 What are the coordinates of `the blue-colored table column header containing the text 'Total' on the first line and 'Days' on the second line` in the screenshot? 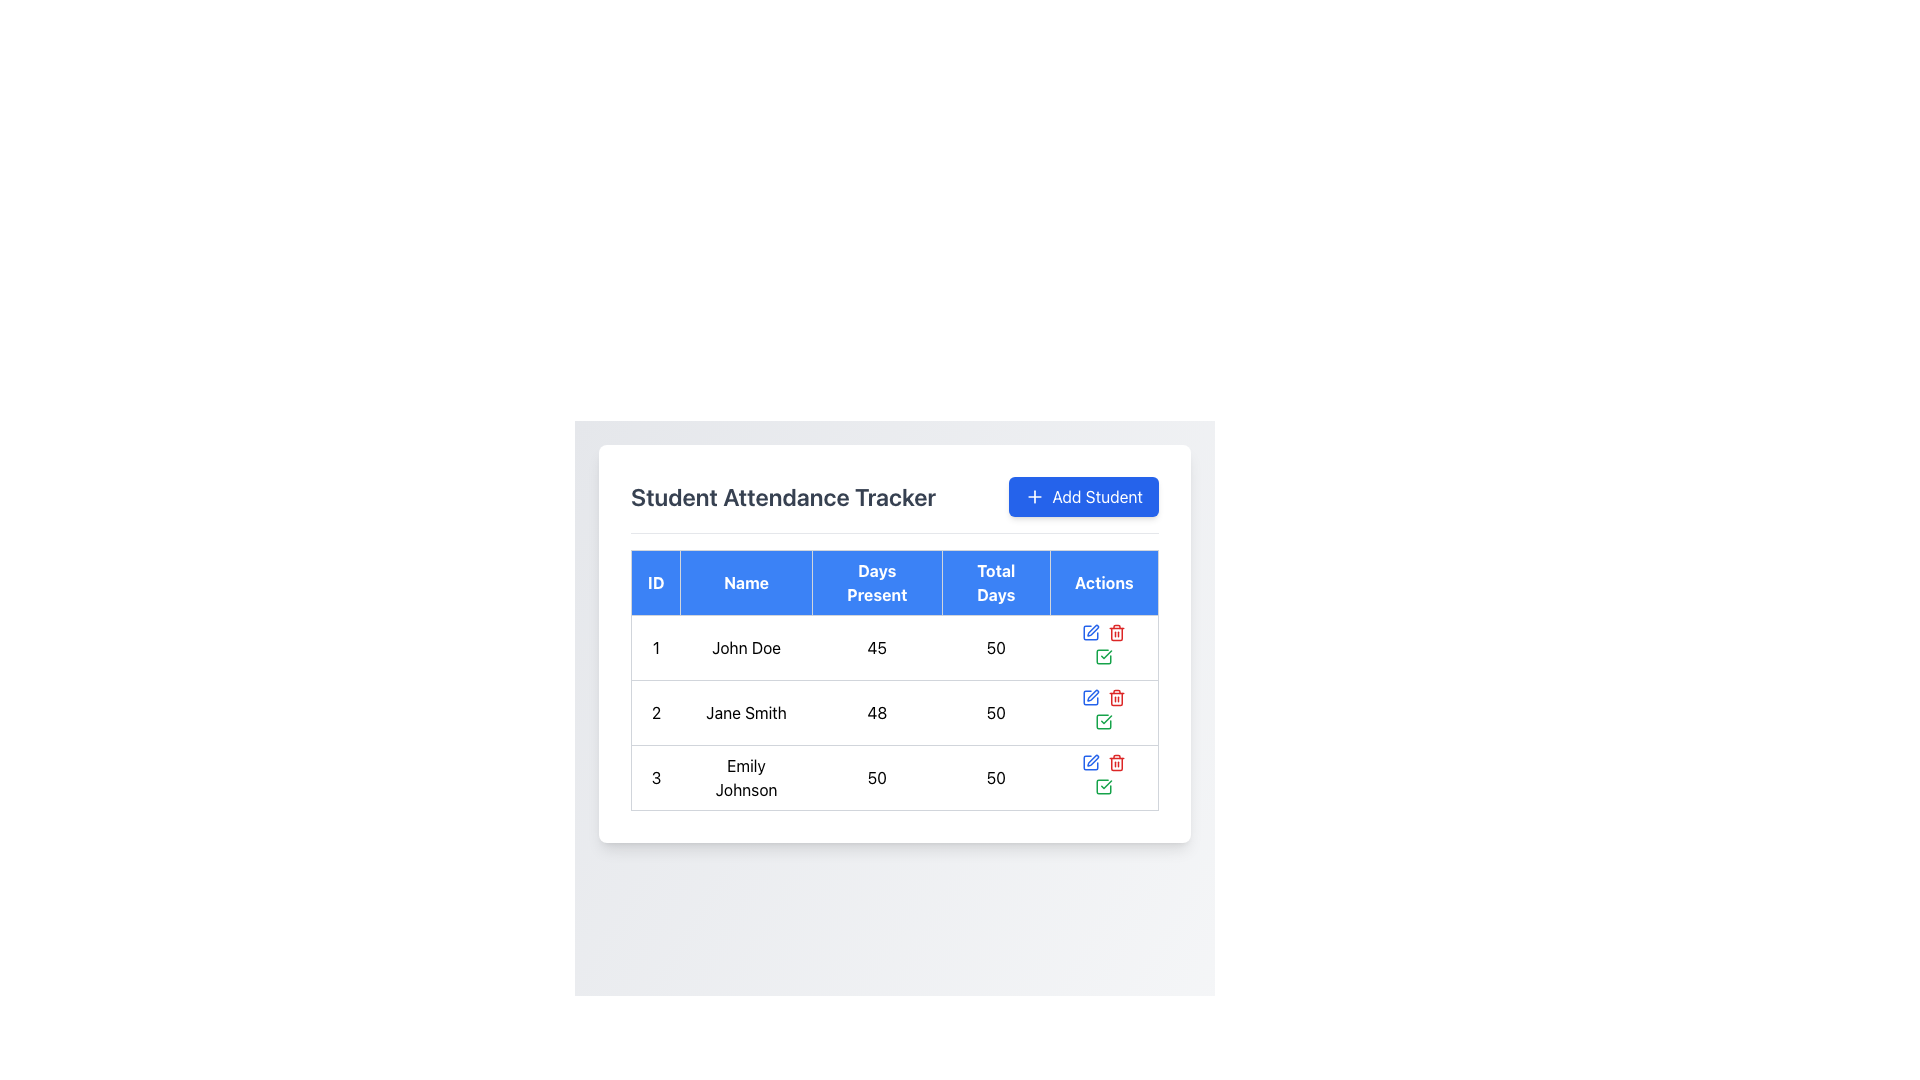 It's located at (996, 582).